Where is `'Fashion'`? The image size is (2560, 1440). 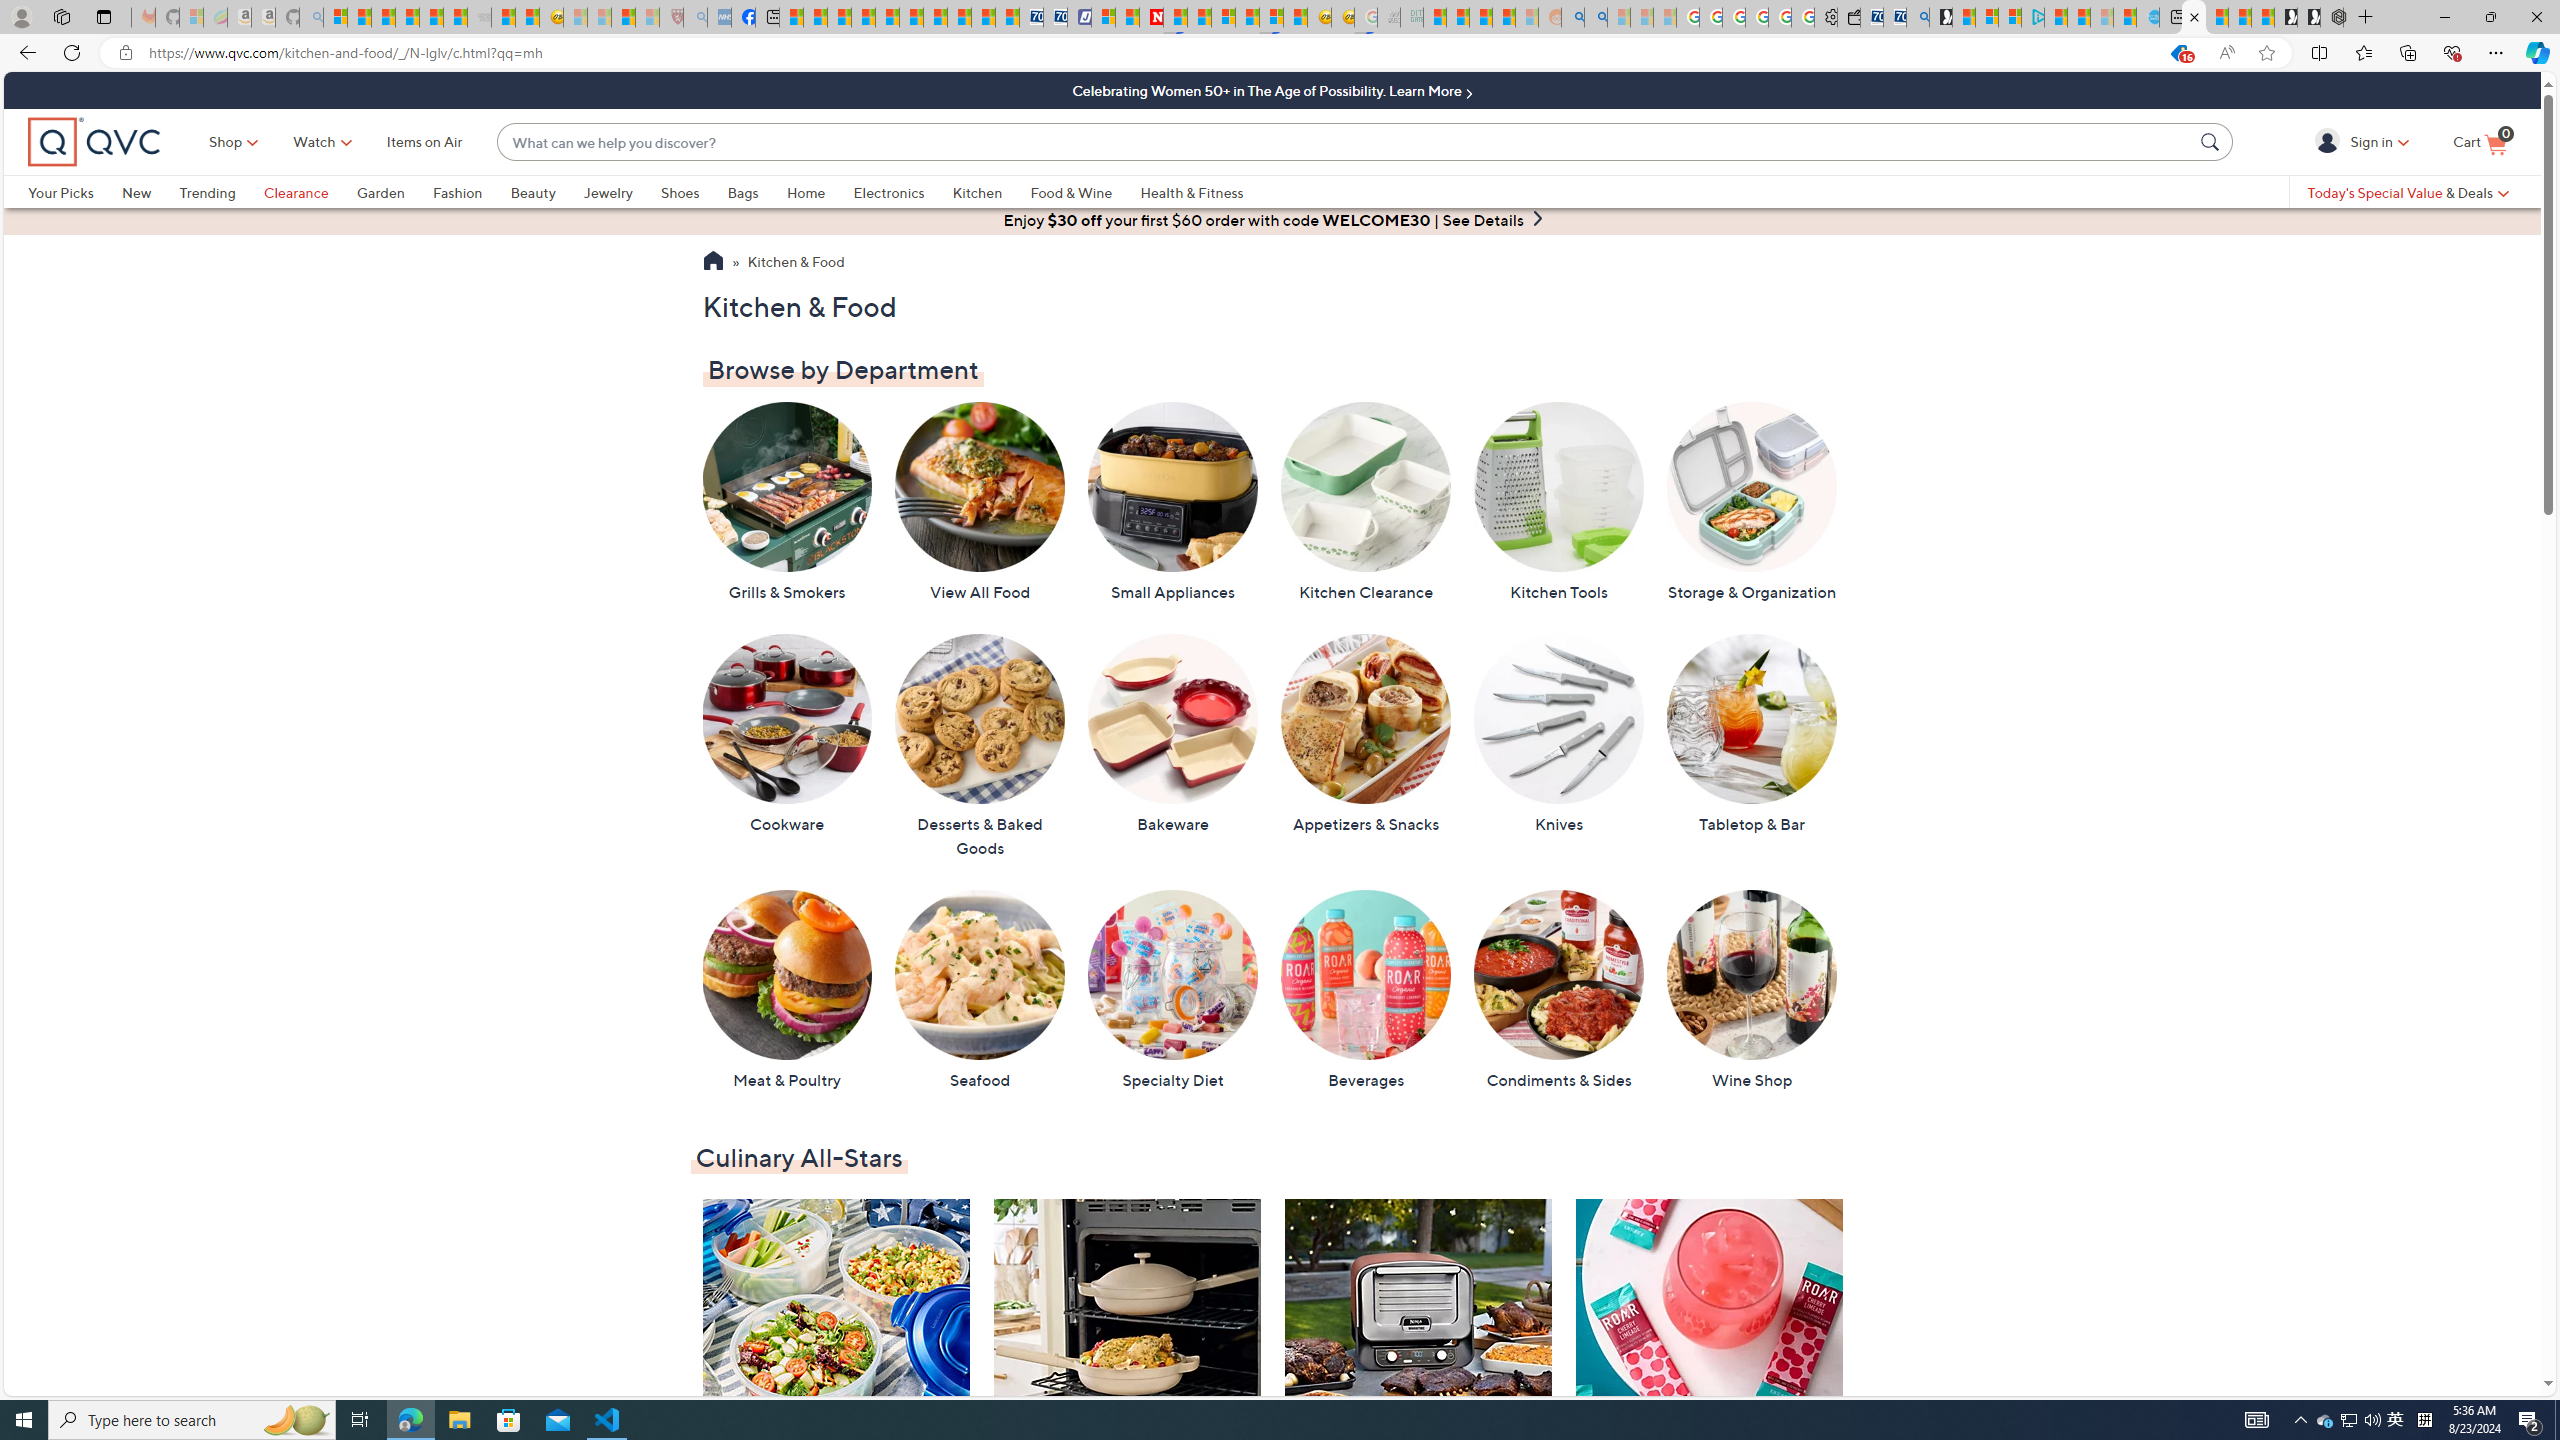
'Fashion' is located at coordinates (457, 191).